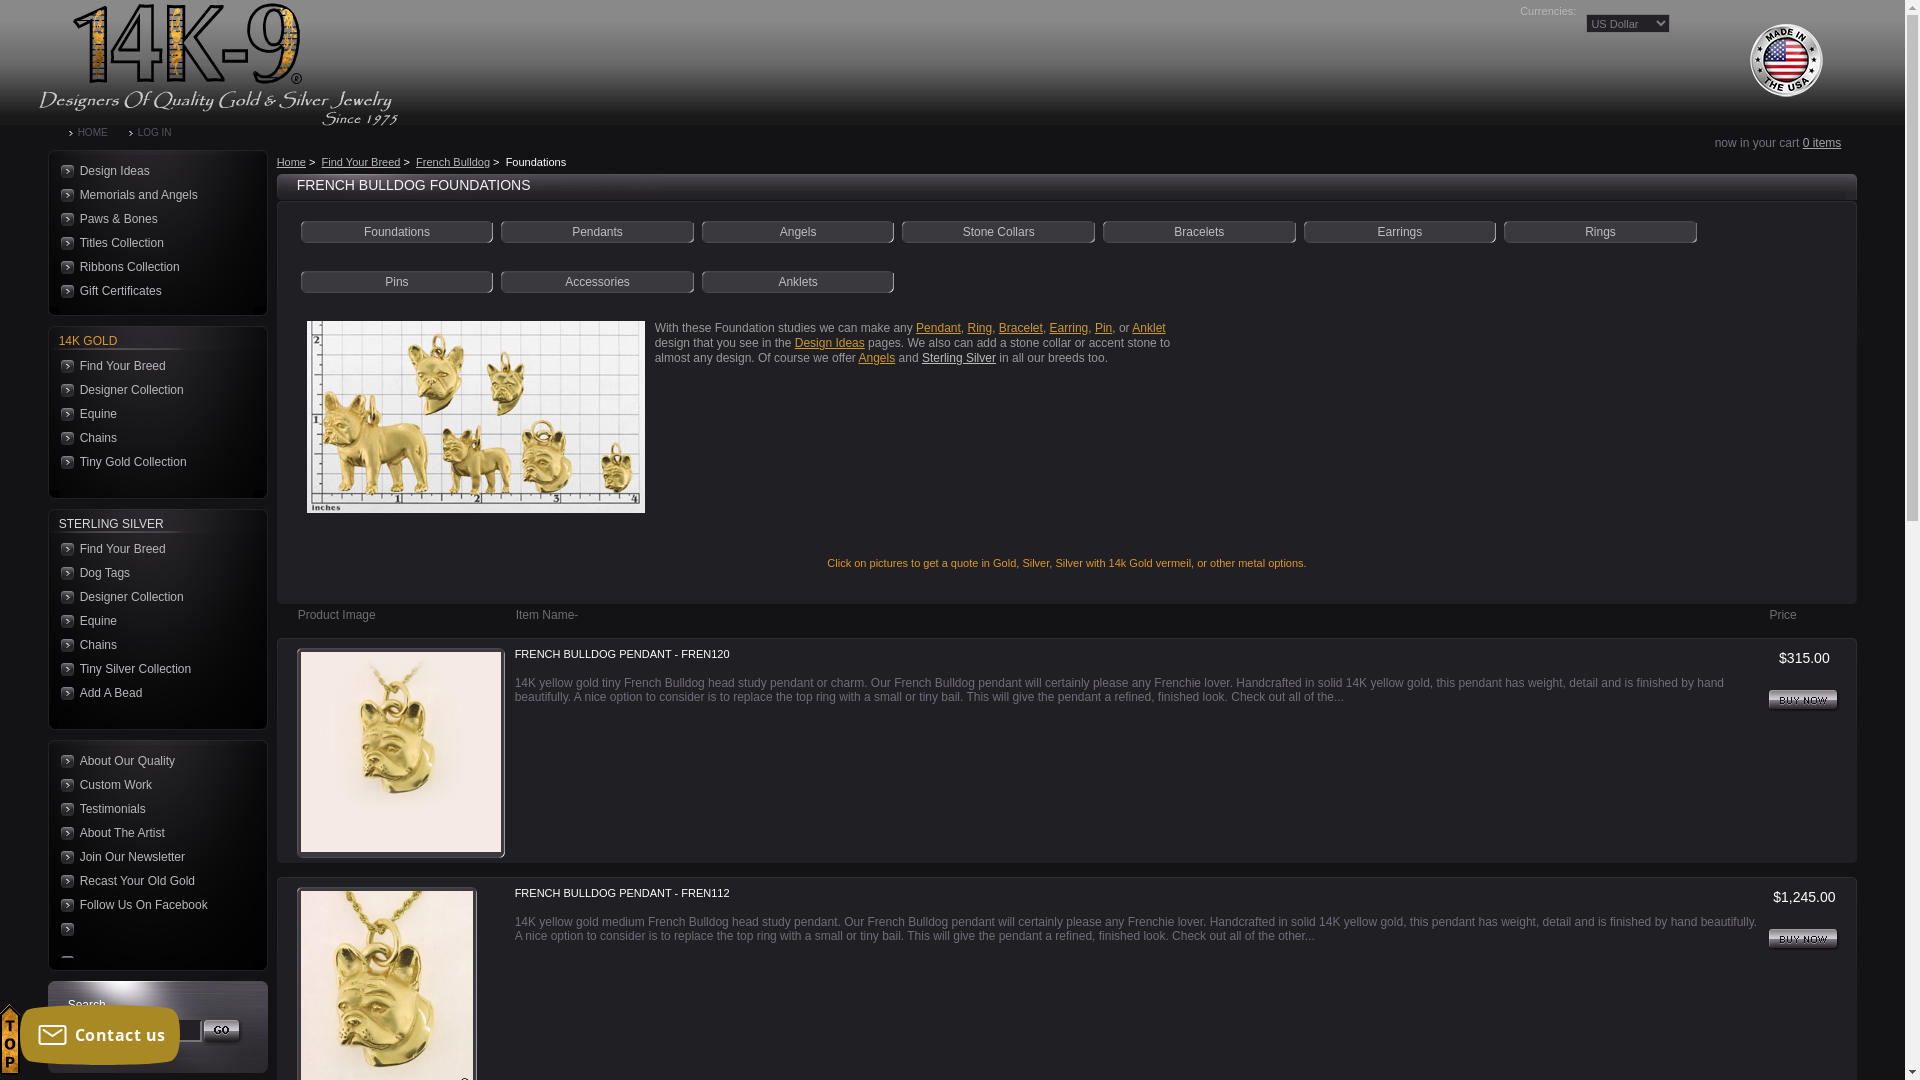  Describe the element at coordinates (151, 219) in the screenshot. I see `'Paws & Bones'` at that location.